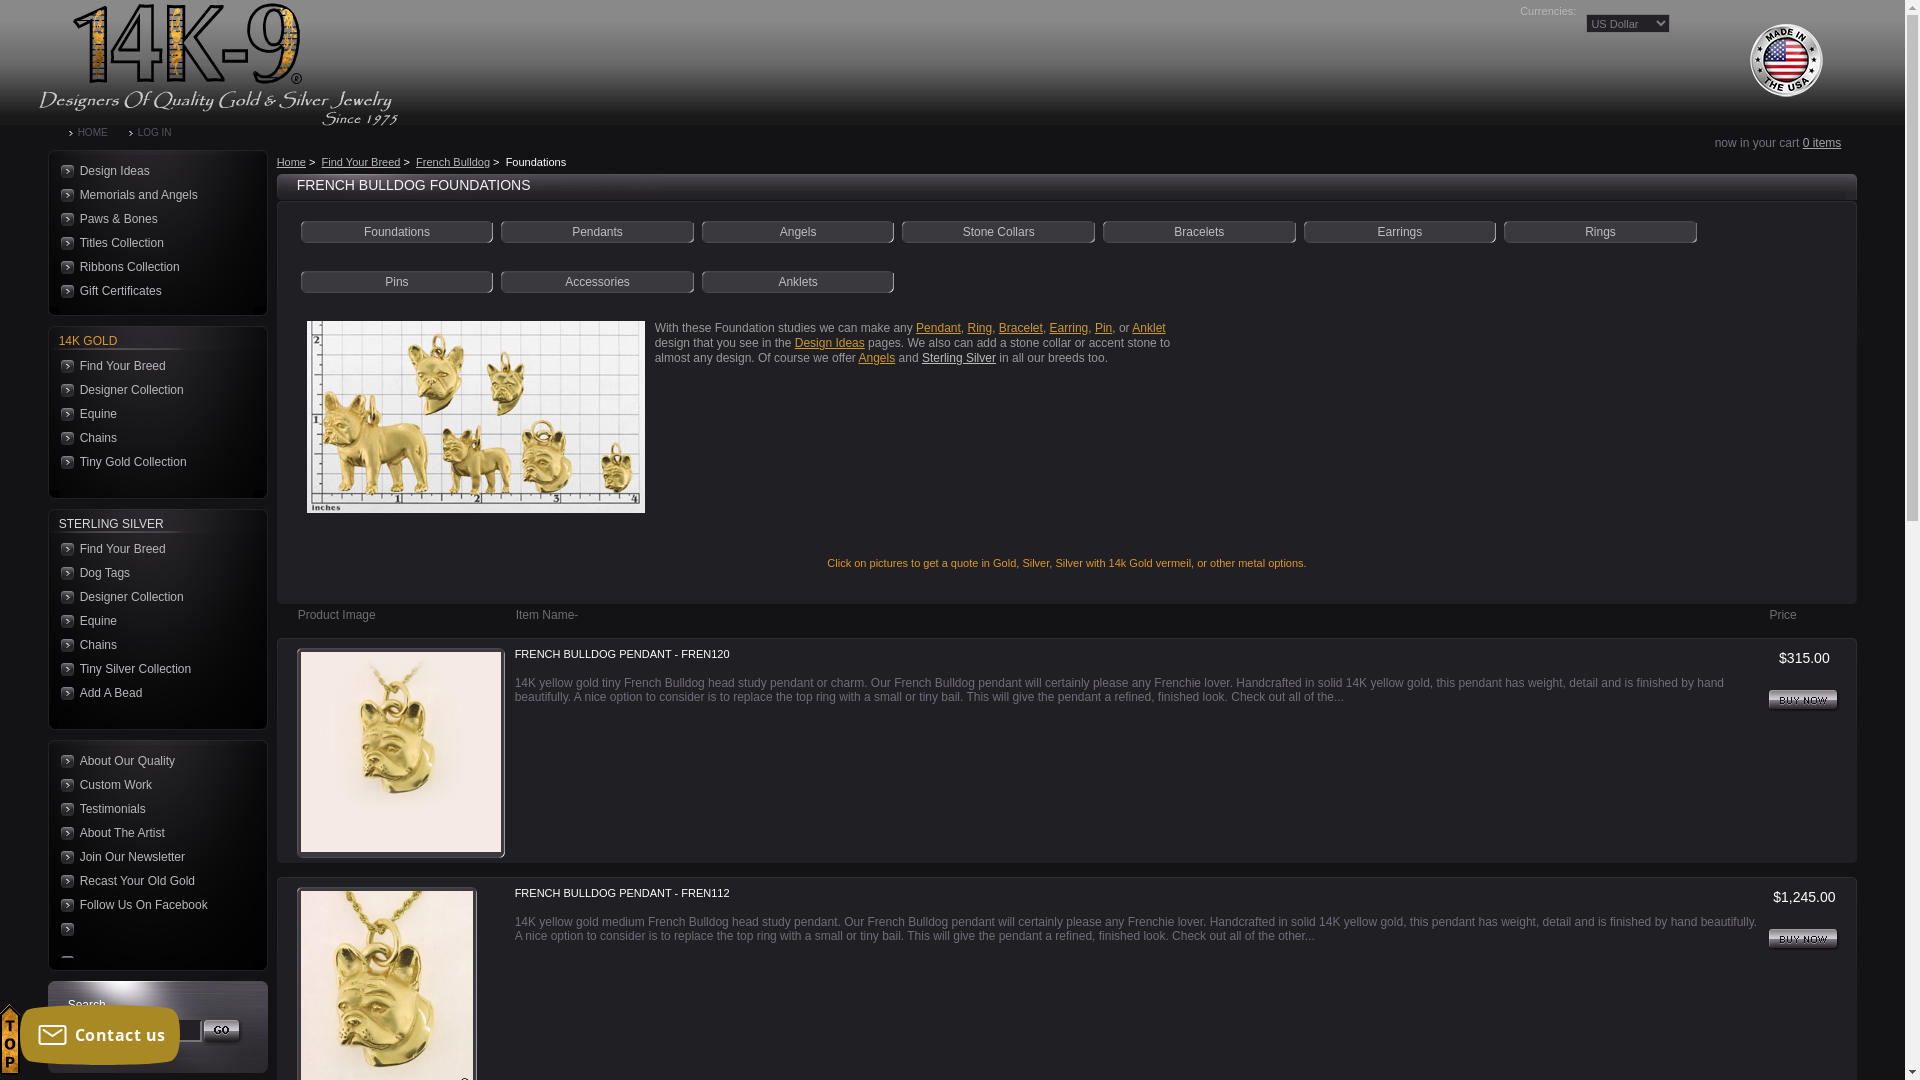  Describe the element at coordinates (151, 219) in the screenshot. I see `'Paws & Bones'` at that location.